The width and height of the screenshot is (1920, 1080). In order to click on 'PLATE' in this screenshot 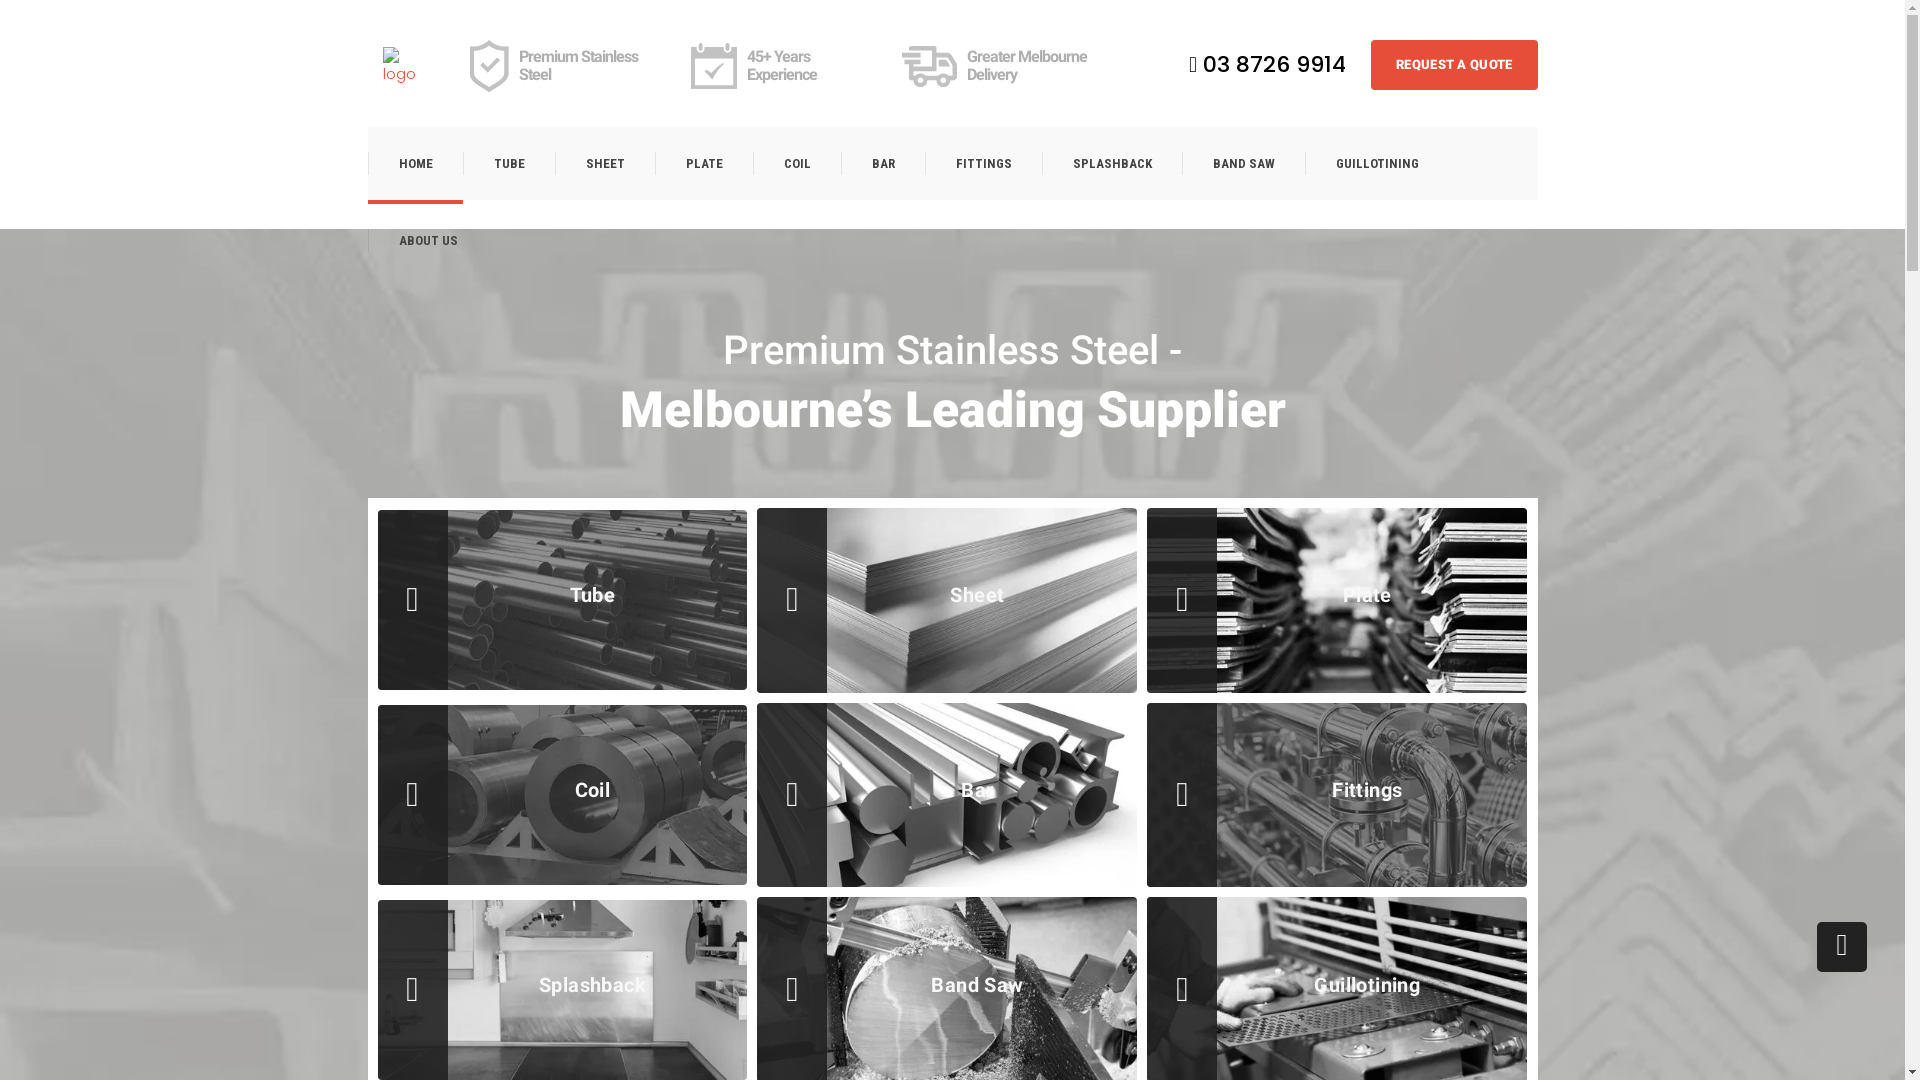, I will do `click(702, 162)`.